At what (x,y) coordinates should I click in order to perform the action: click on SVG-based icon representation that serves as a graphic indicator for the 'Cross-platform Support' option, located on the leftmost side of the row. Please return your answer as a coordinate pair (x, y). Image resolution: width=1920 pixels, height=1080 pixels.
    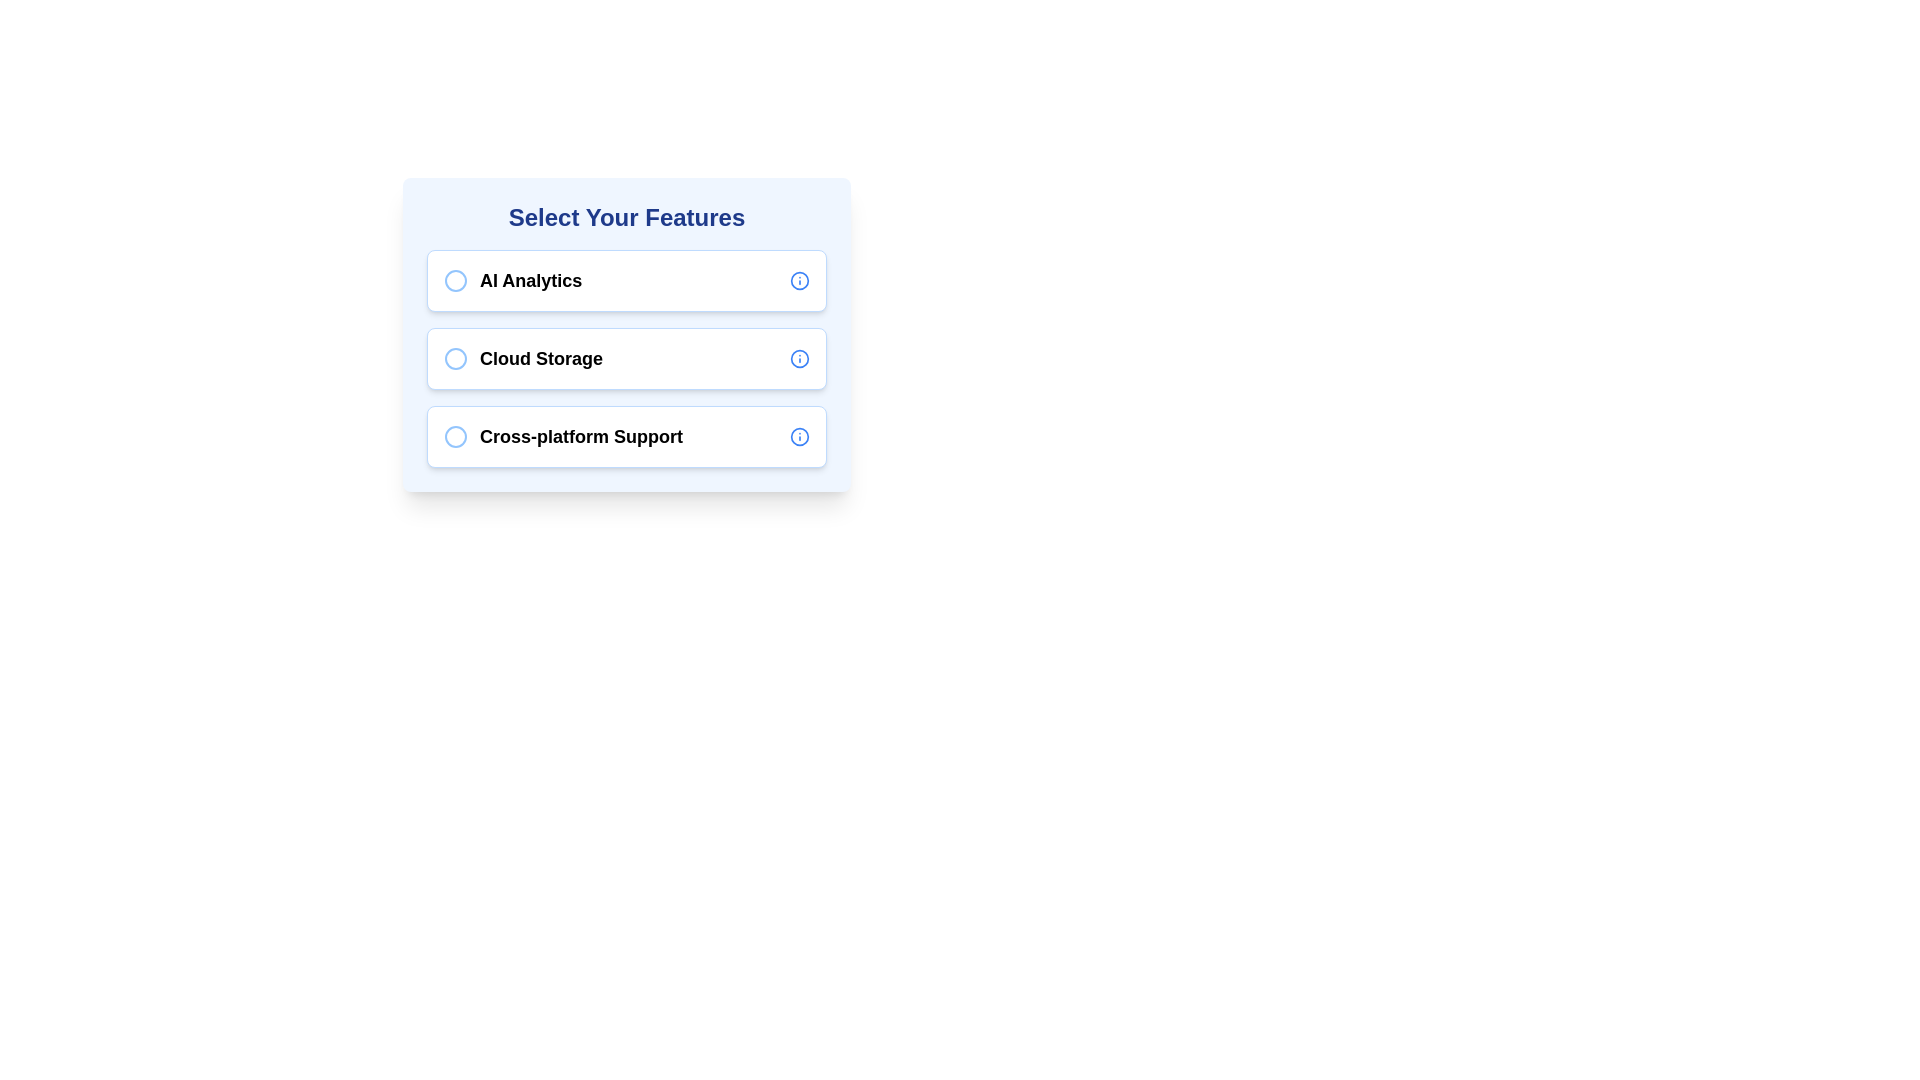
    Looking at the image, I should click on (455, 435).